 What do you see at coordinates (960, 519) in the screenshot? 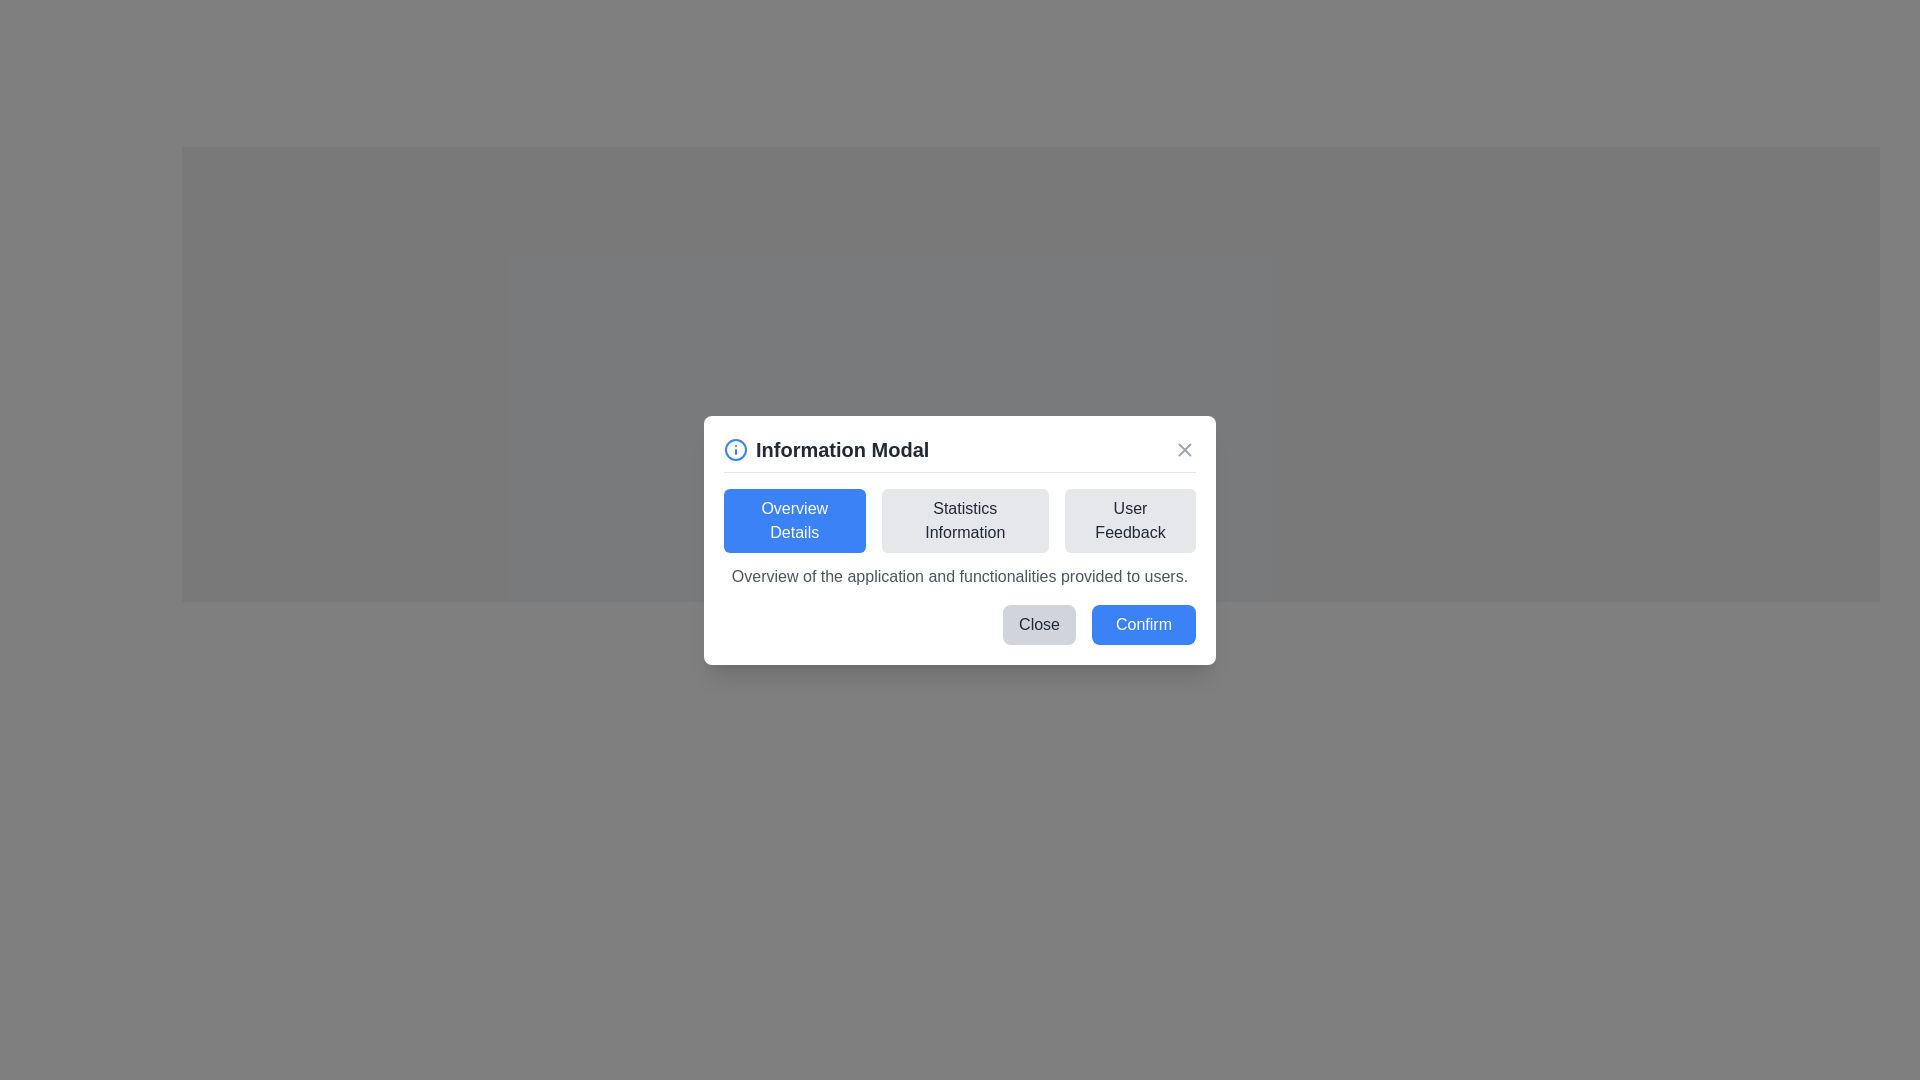
I see `the interactive button located at the center of a row of three buttons, which is positioned between 'Overview Details' and 'User Feedback'` at bounding box center [960, 519].